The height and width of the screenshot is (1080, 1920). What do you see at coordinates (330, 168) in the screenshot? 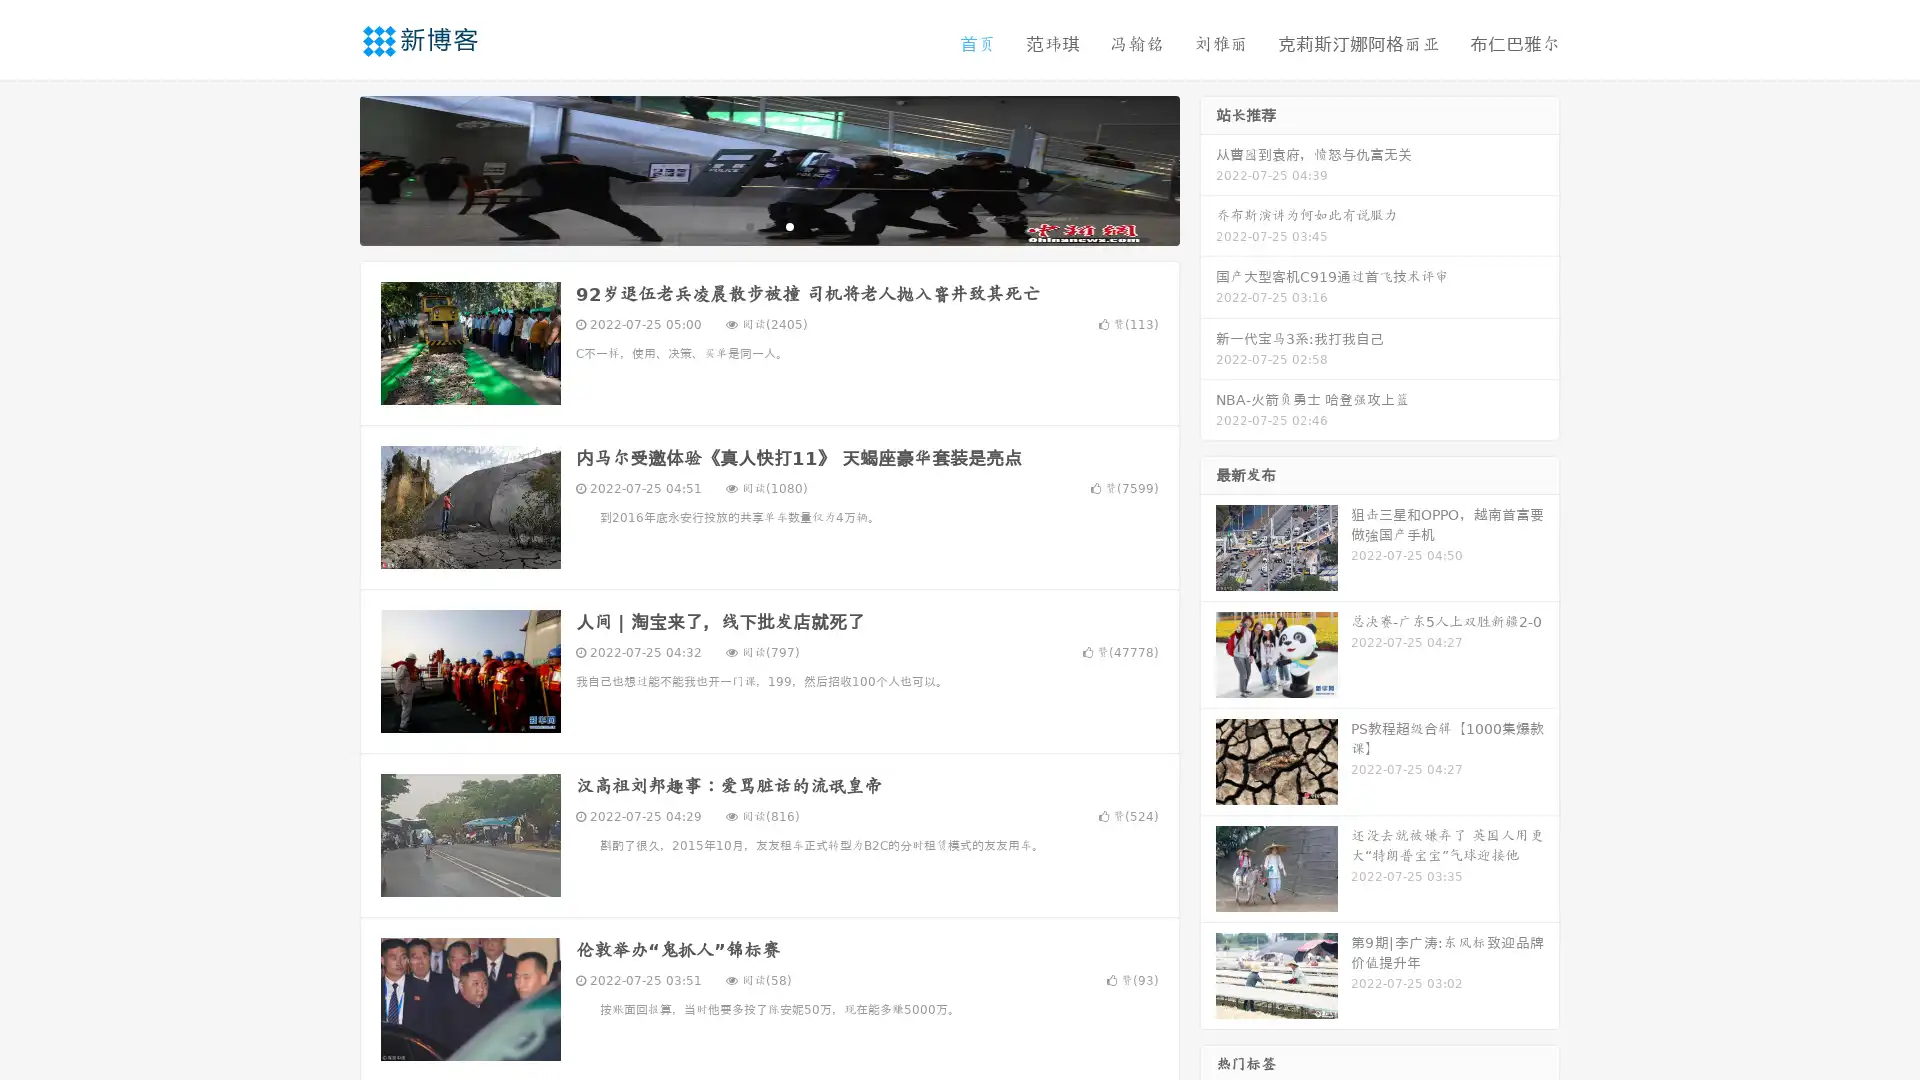
I see `Previous slide` at bounding box center [330, 168].